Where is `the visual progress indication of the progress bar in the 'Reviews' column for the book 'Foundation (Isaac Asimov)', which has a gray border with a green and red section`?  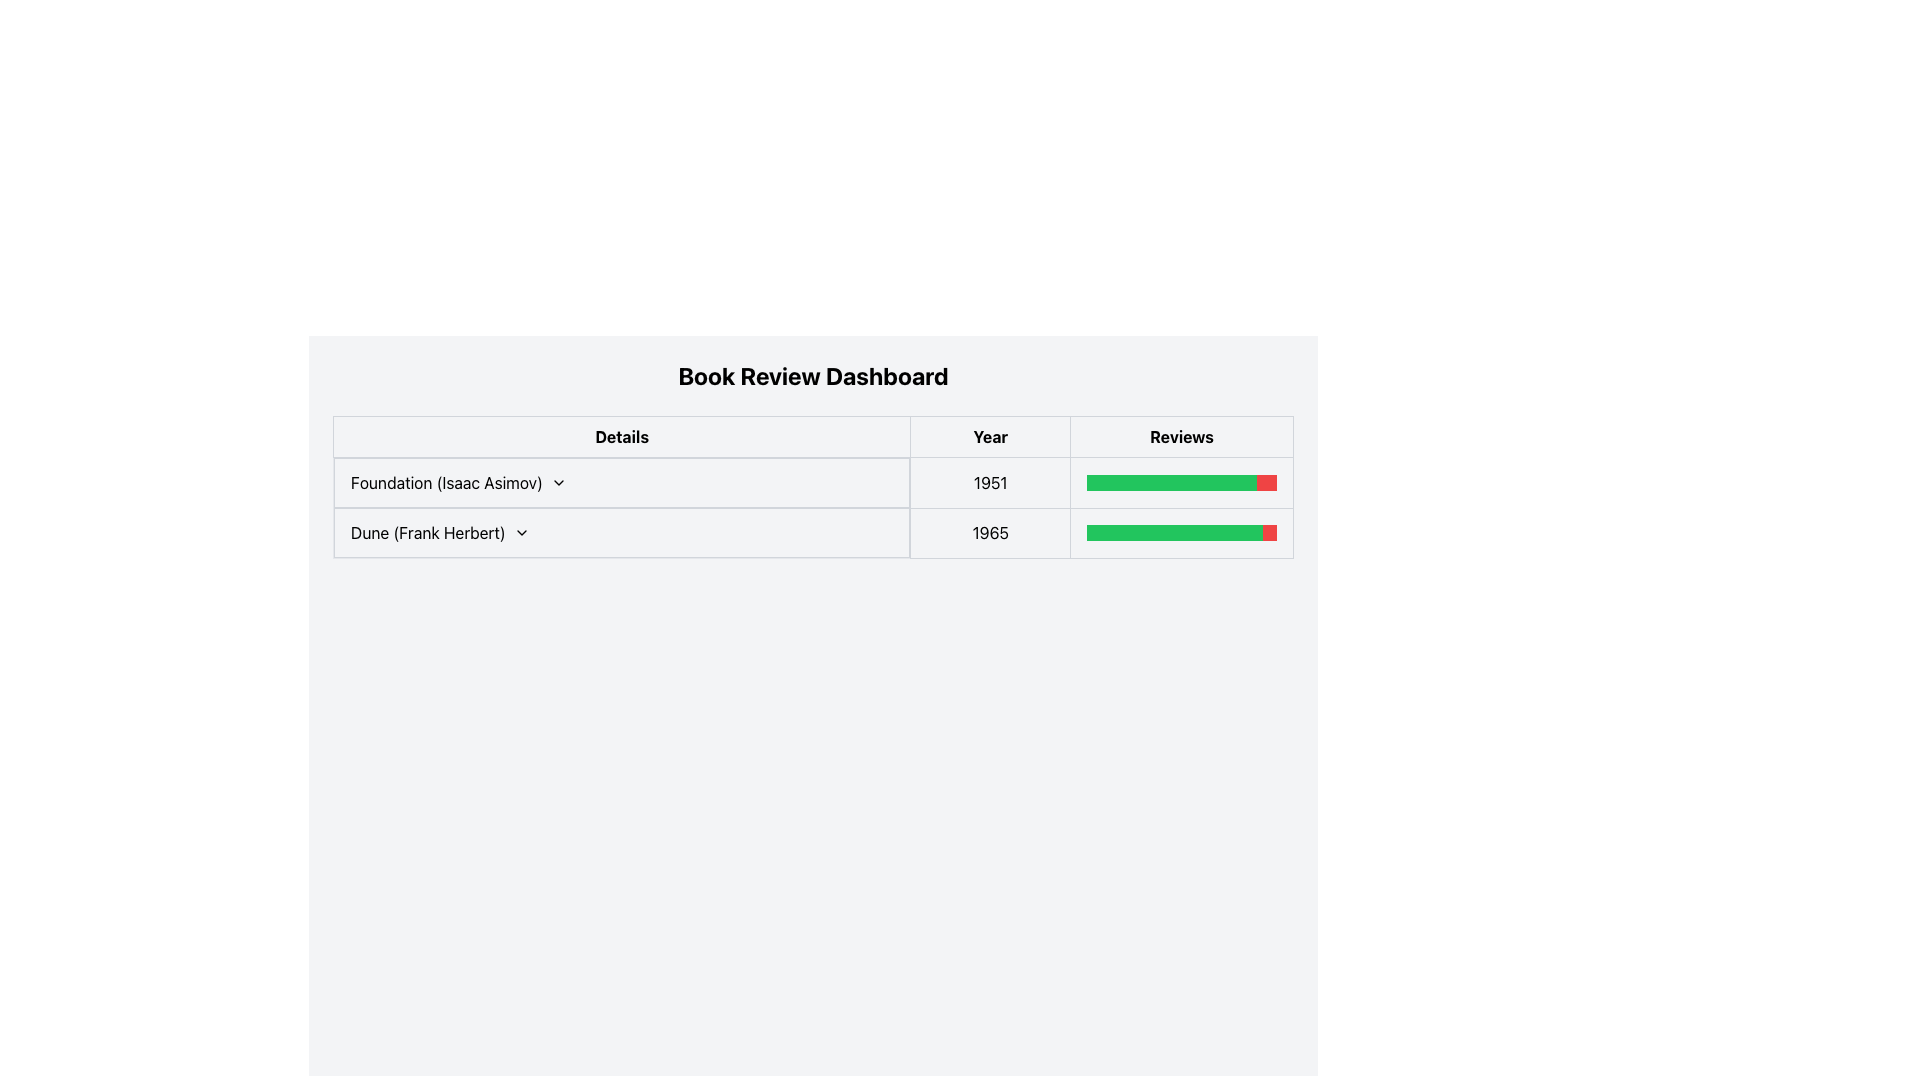 the visual progress indication of the progress bar in the 'Reviews' column for the book 'Foundation (Isaac Asimov)', which has a gray border with a green and red section is located at coordinates (1182, 482).